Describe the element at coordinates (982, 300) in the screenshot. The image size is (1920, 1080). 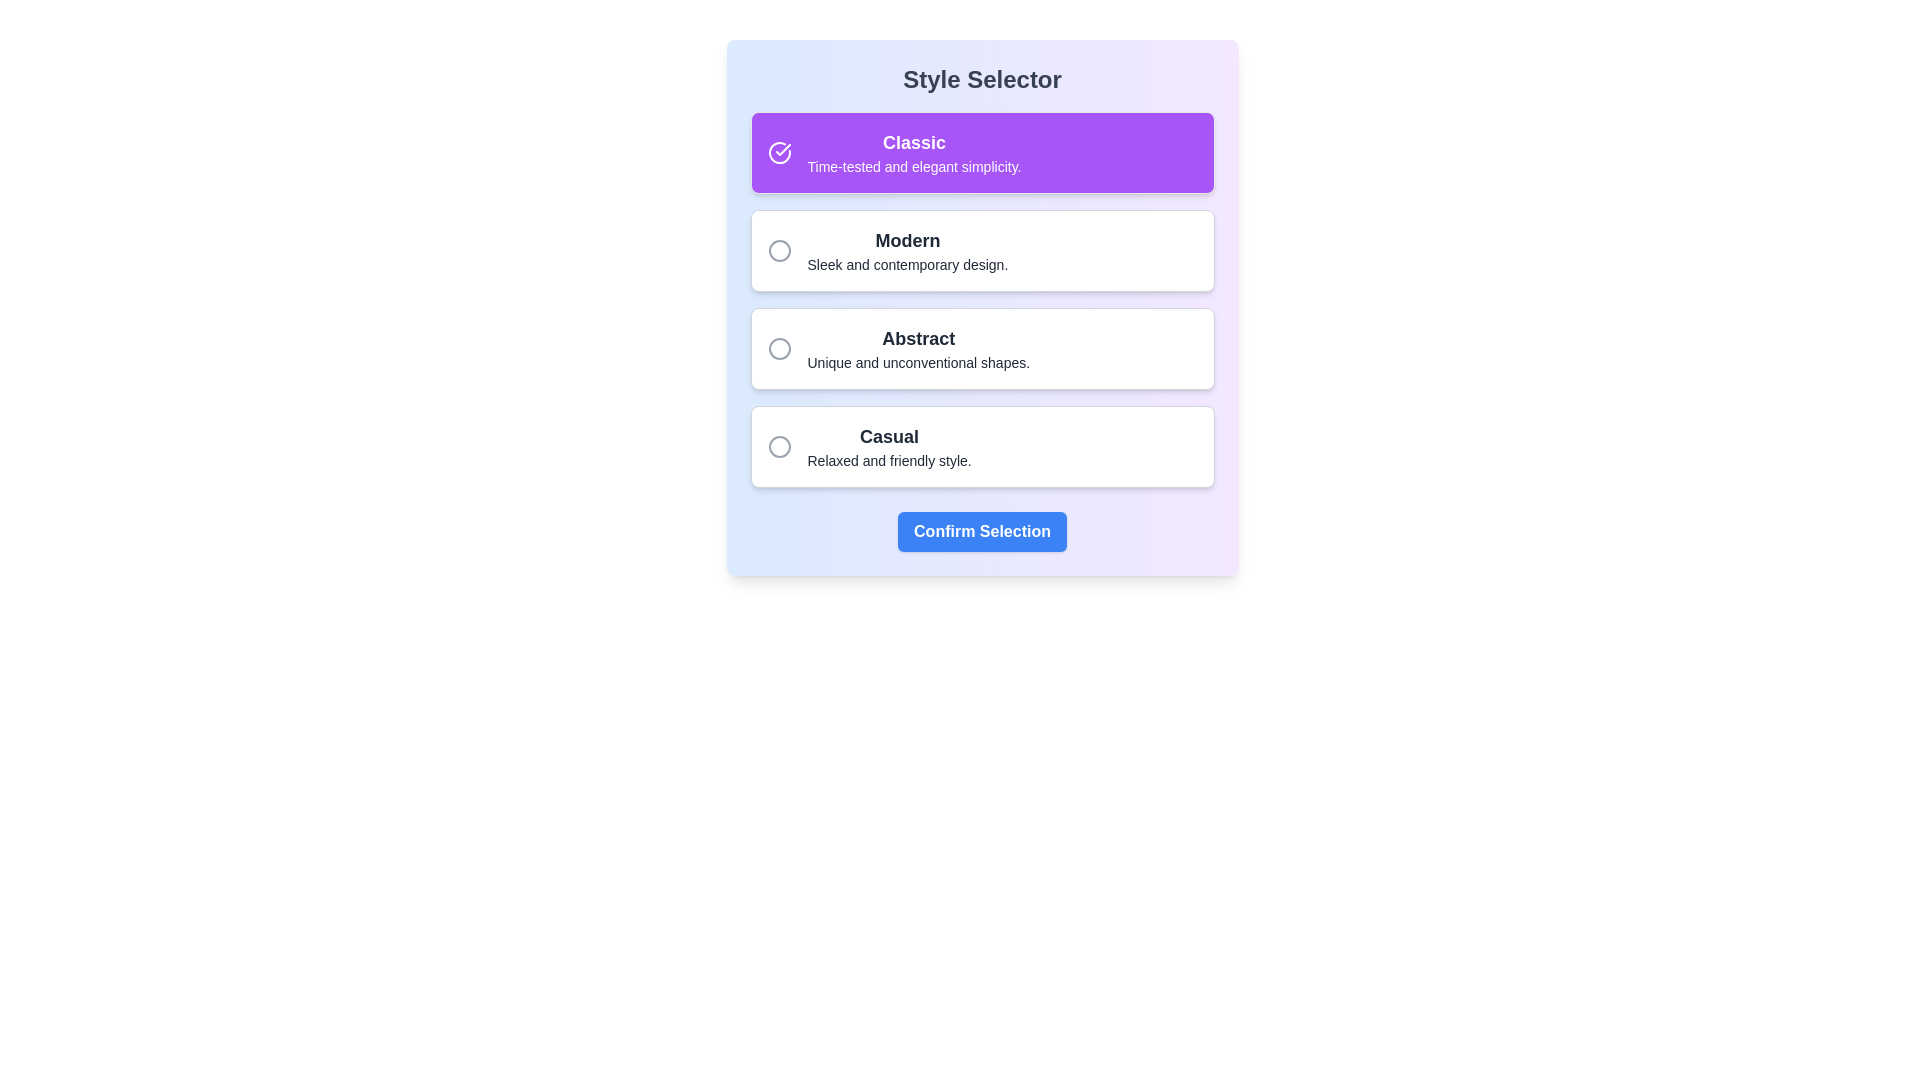
I see `an individual visual style option from the style selection module located at the center of the interface` at that location.